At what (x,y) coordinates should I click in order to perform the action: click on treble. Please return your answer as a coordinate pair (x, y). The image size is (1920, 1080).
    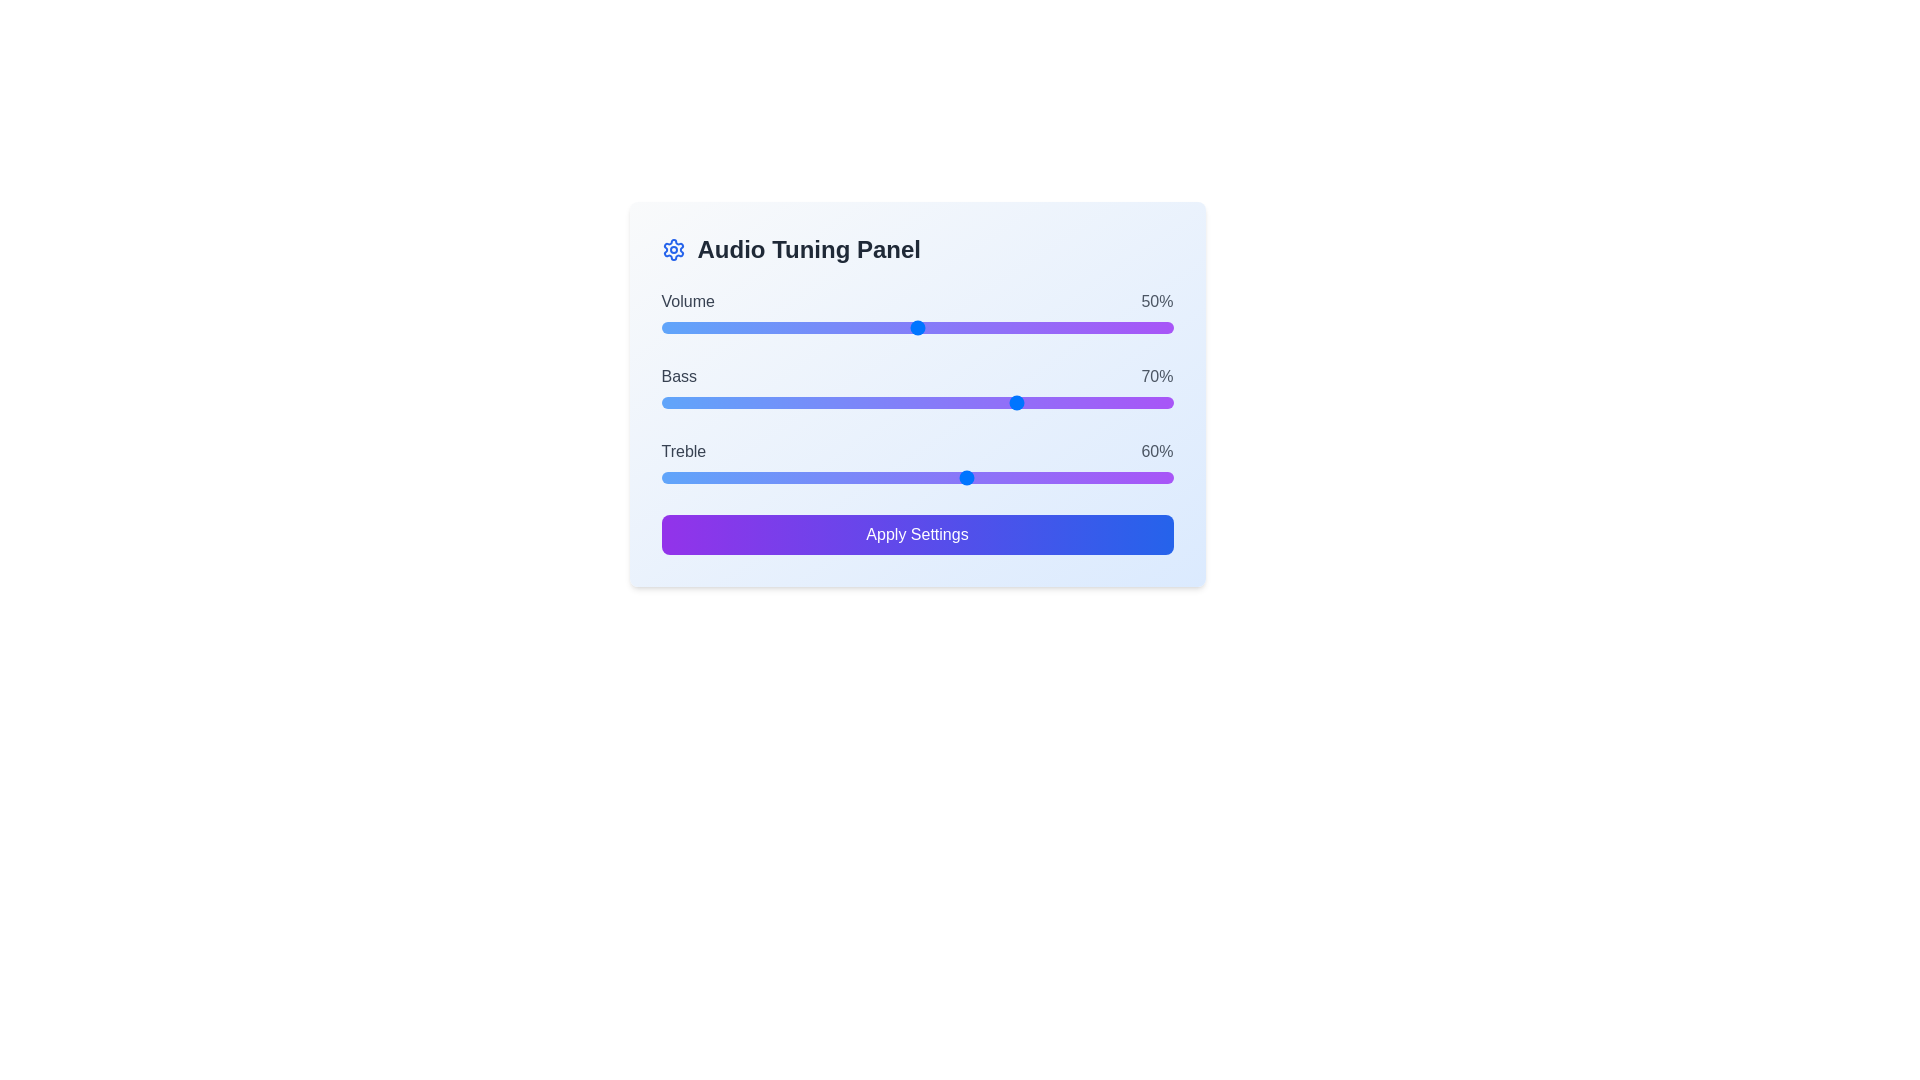
    Looking at the image, I should click on (1004, 478).